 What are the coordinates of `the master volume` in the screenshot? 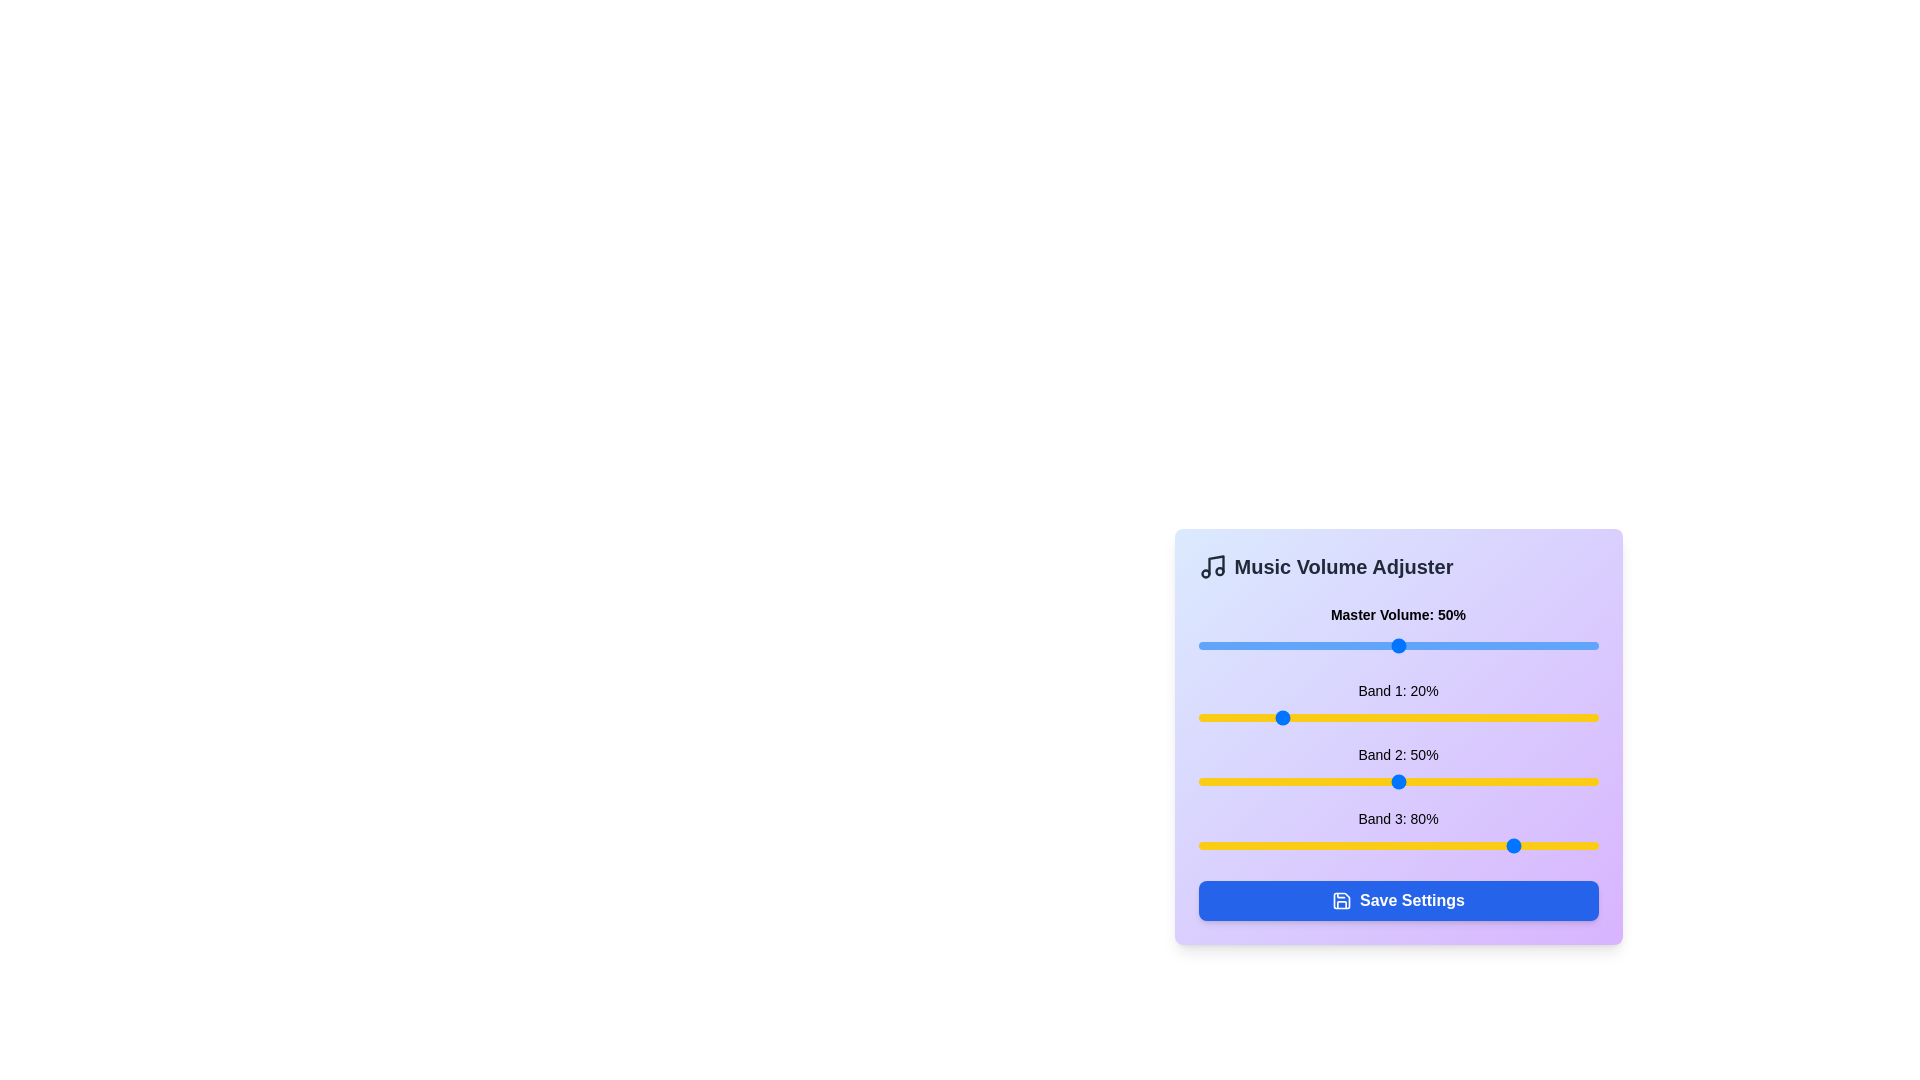 It's located at (1302, 645).